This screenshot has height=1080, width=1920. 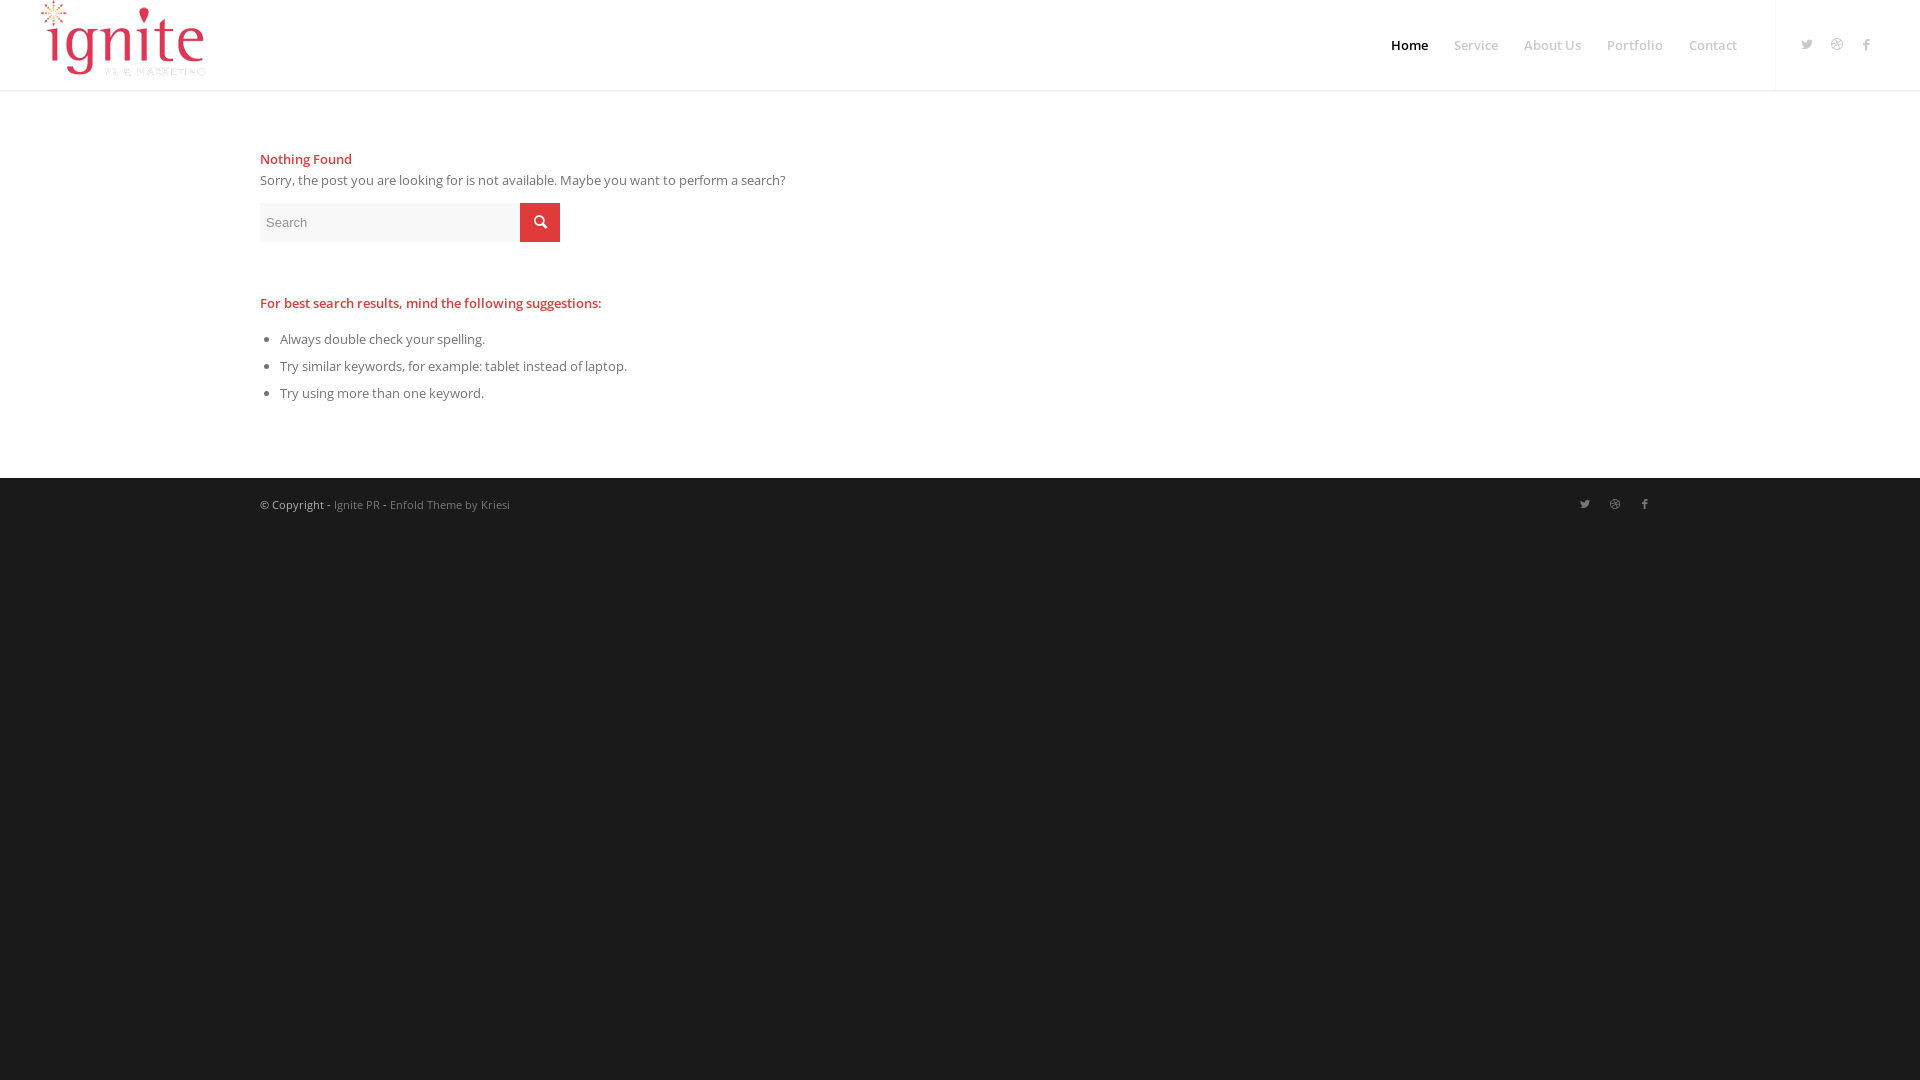 What do you see at coordinates (1837, 43) in the screenshot?
I see `'Dribbble'` at bounding box center [1837, 43].